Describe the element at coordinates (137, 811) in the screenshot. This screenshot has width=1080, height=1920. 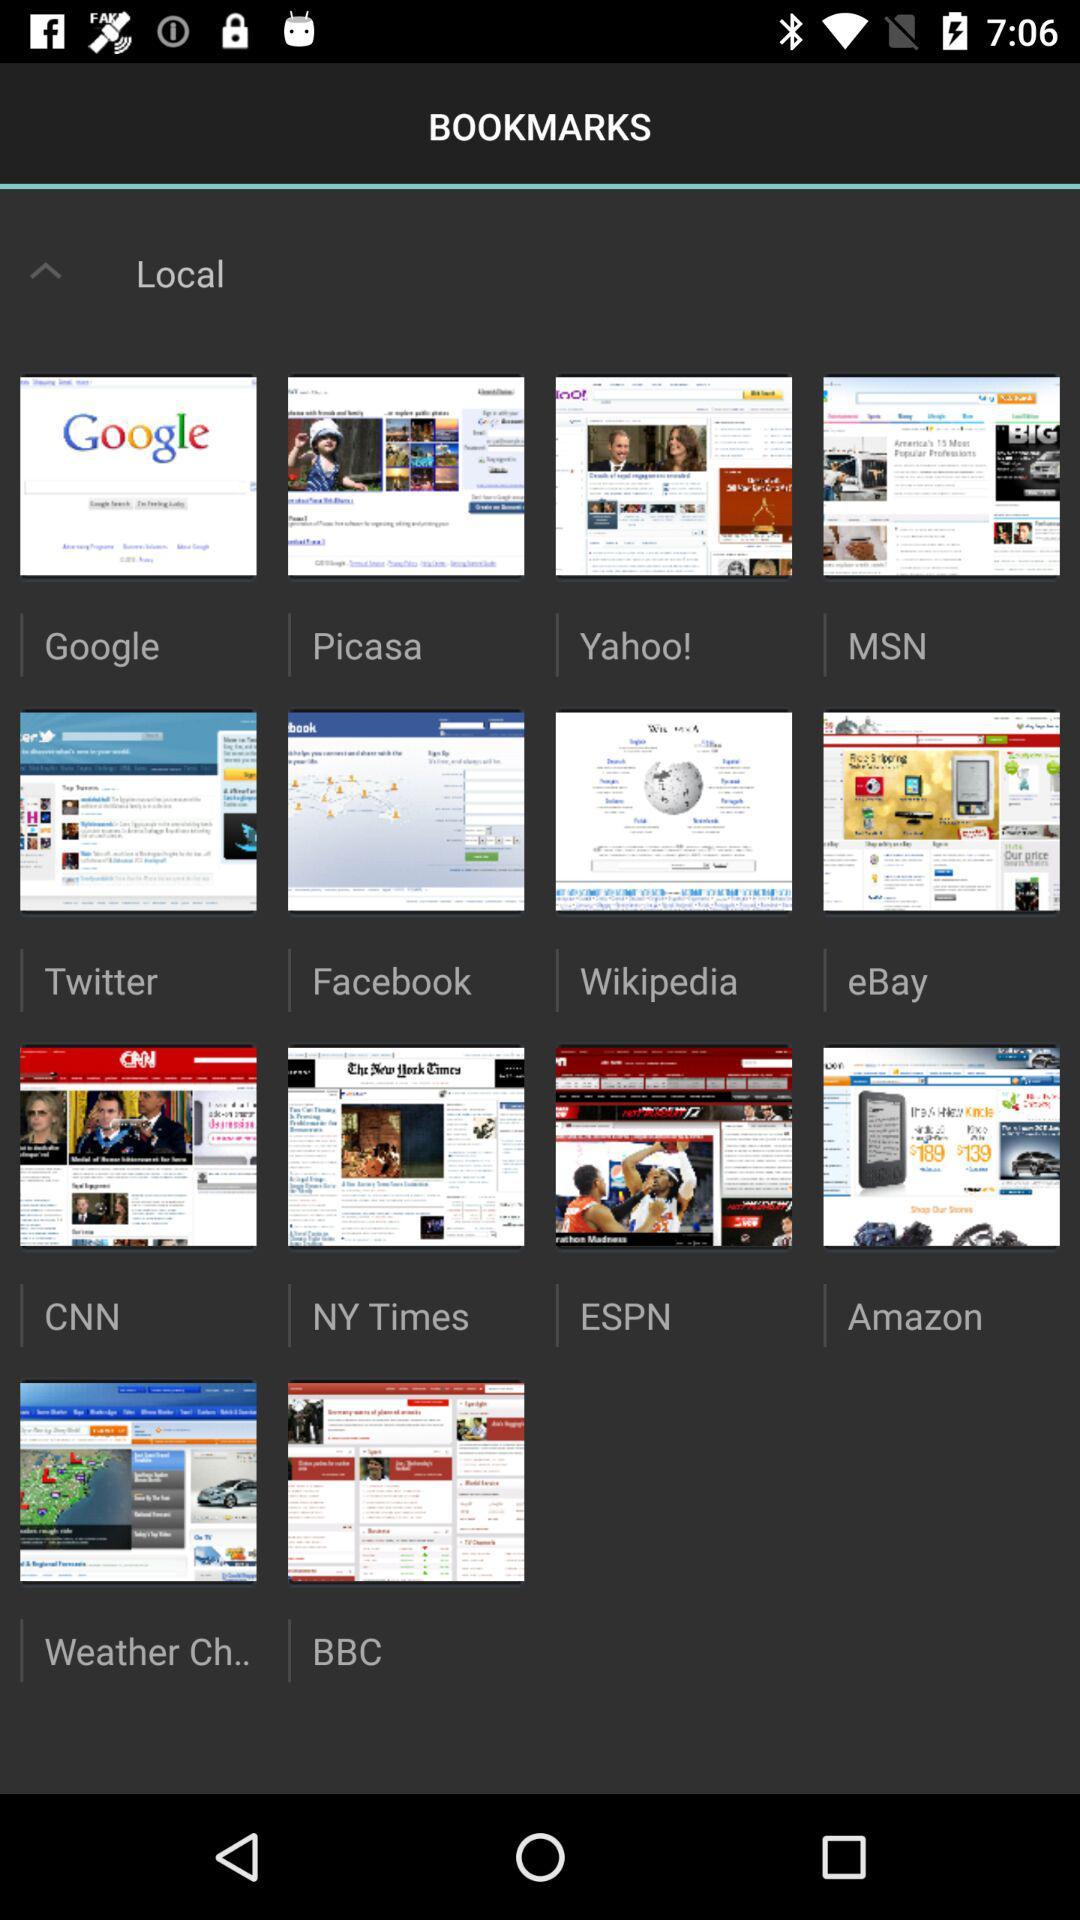
I see `the image above twitter` at that location.